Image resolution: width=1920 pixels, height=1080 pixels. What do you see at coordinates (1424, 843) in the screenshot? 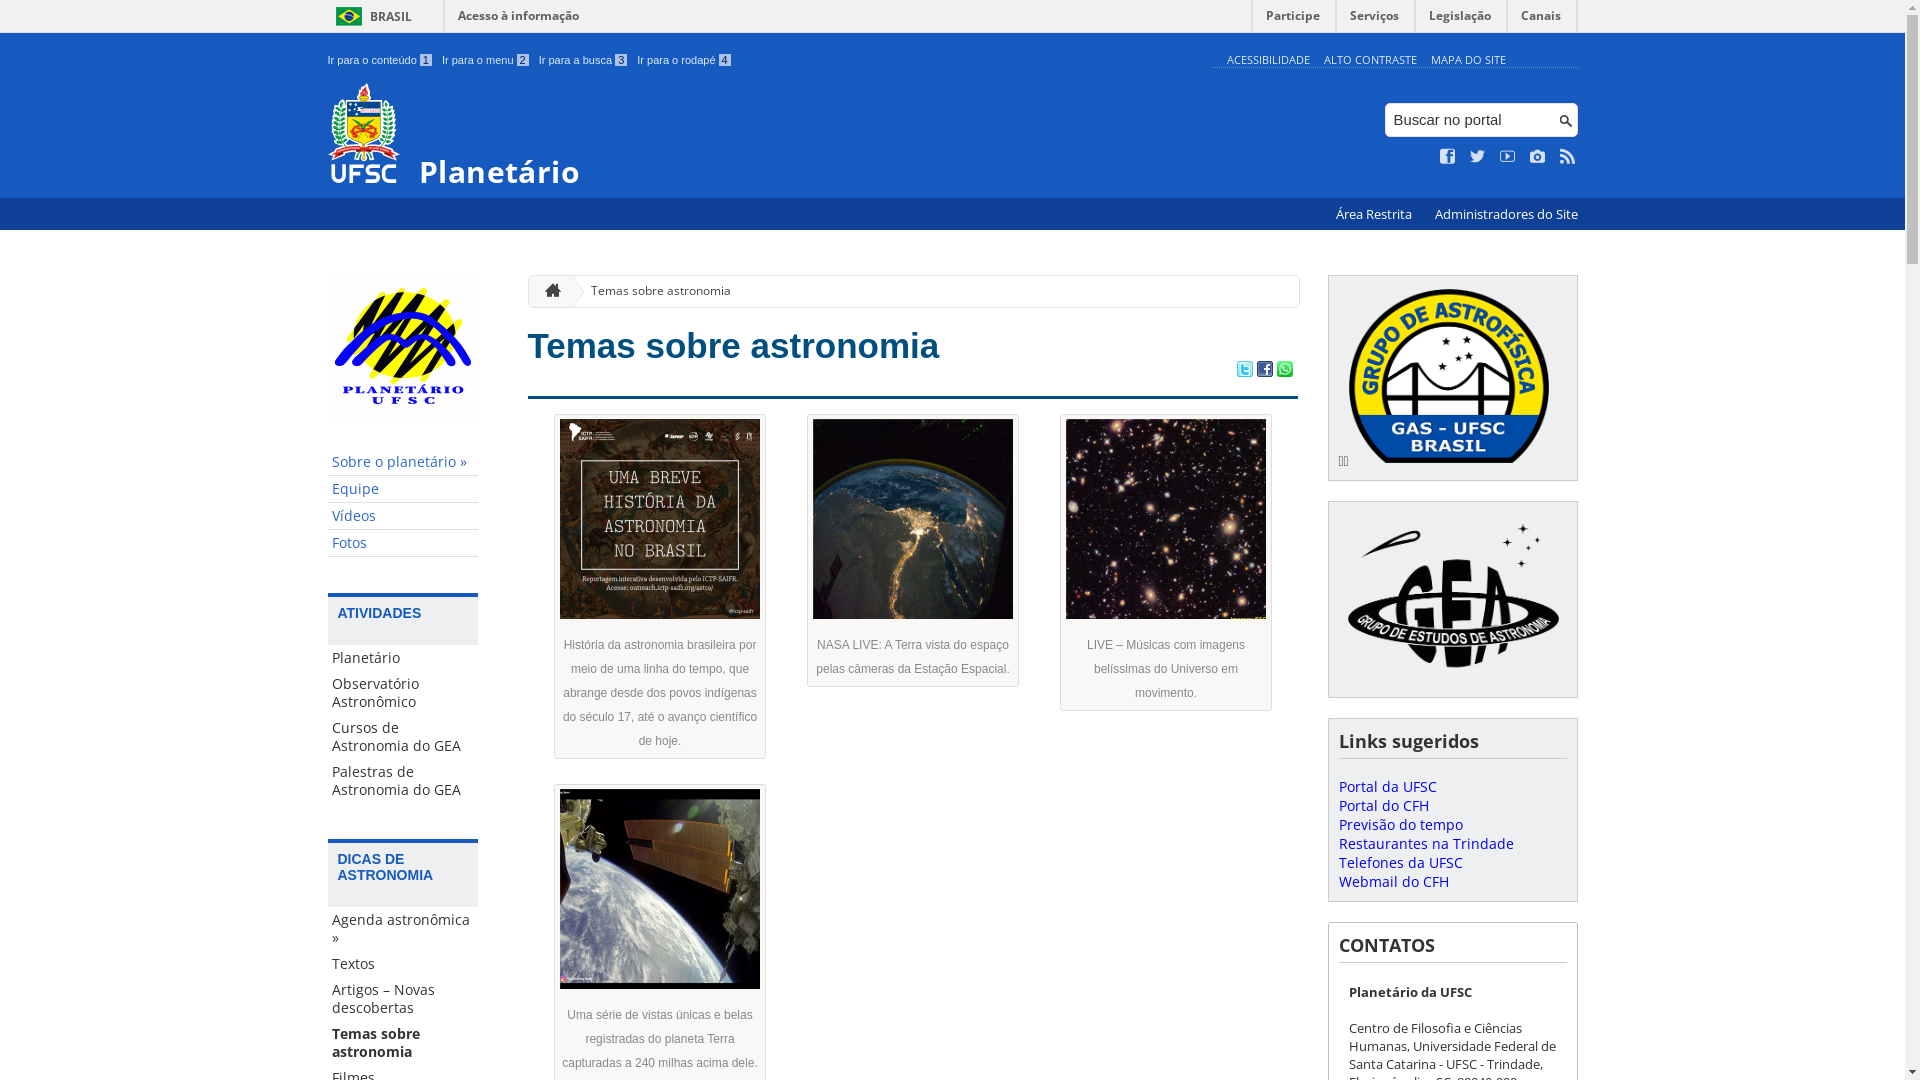
I see `'Restaurantes na Trindade'` at bounding box center [1424, 843].